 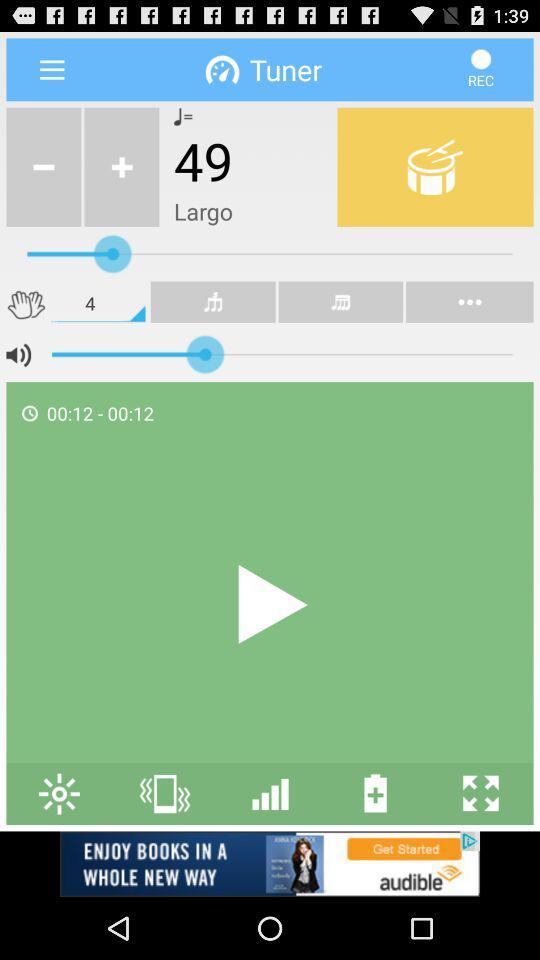 I want to click on the minus icon, so click(x=43, y=177).